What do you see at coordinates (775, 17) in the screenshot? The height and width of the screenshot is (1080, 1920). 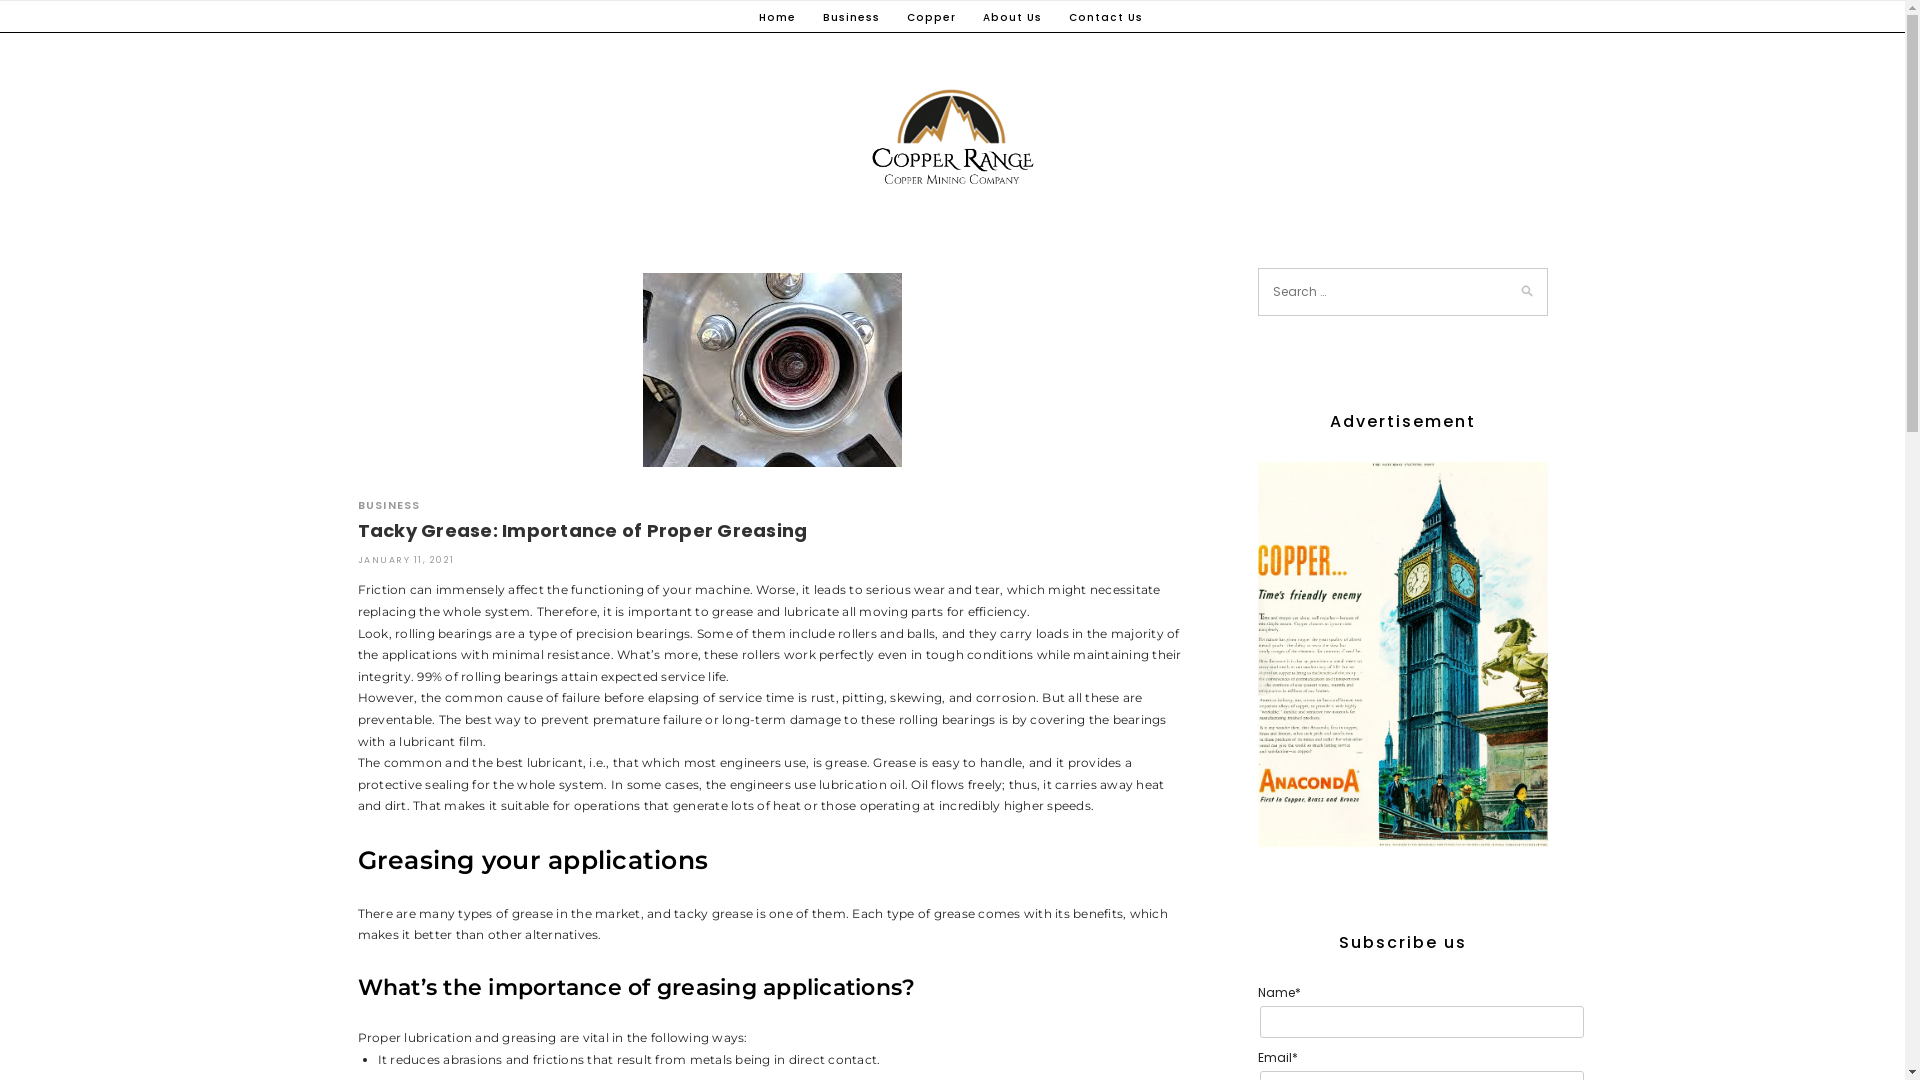 I see `'Home'` at bounding box center [775, 17].